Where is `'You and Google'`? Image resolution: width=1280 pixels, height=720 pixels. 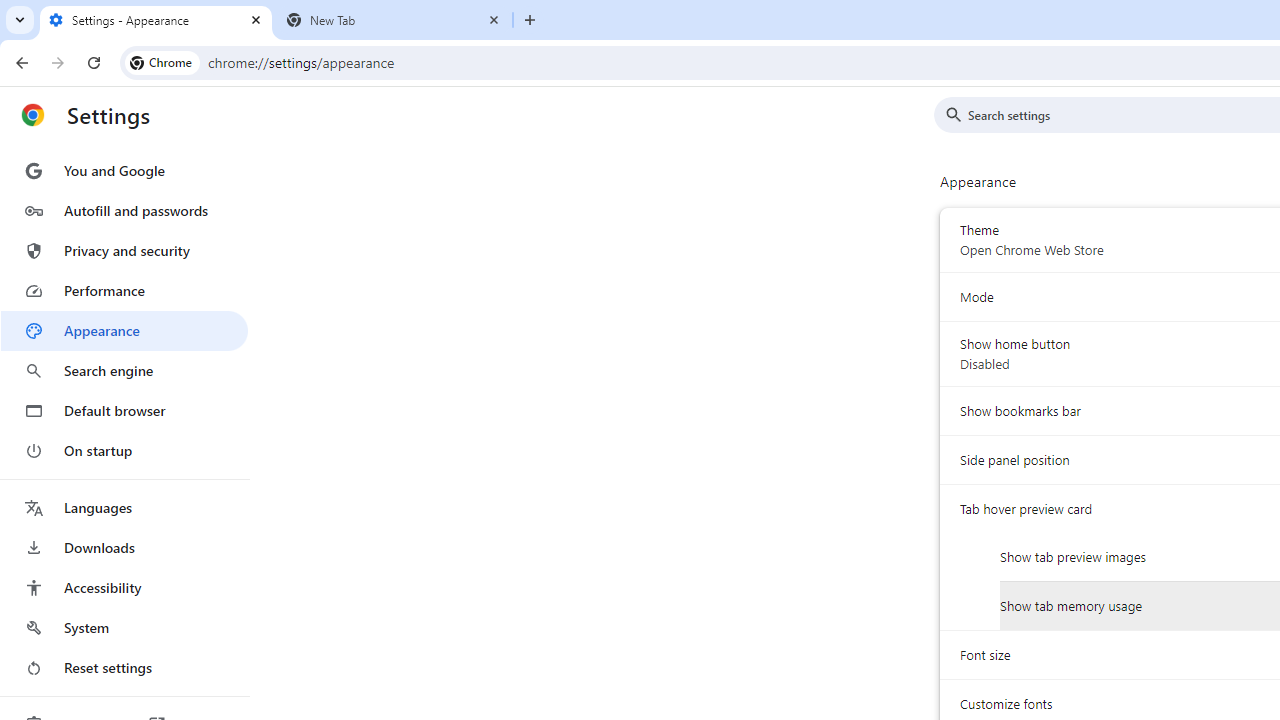 'You and Google' is located at coordinates (123, 170).